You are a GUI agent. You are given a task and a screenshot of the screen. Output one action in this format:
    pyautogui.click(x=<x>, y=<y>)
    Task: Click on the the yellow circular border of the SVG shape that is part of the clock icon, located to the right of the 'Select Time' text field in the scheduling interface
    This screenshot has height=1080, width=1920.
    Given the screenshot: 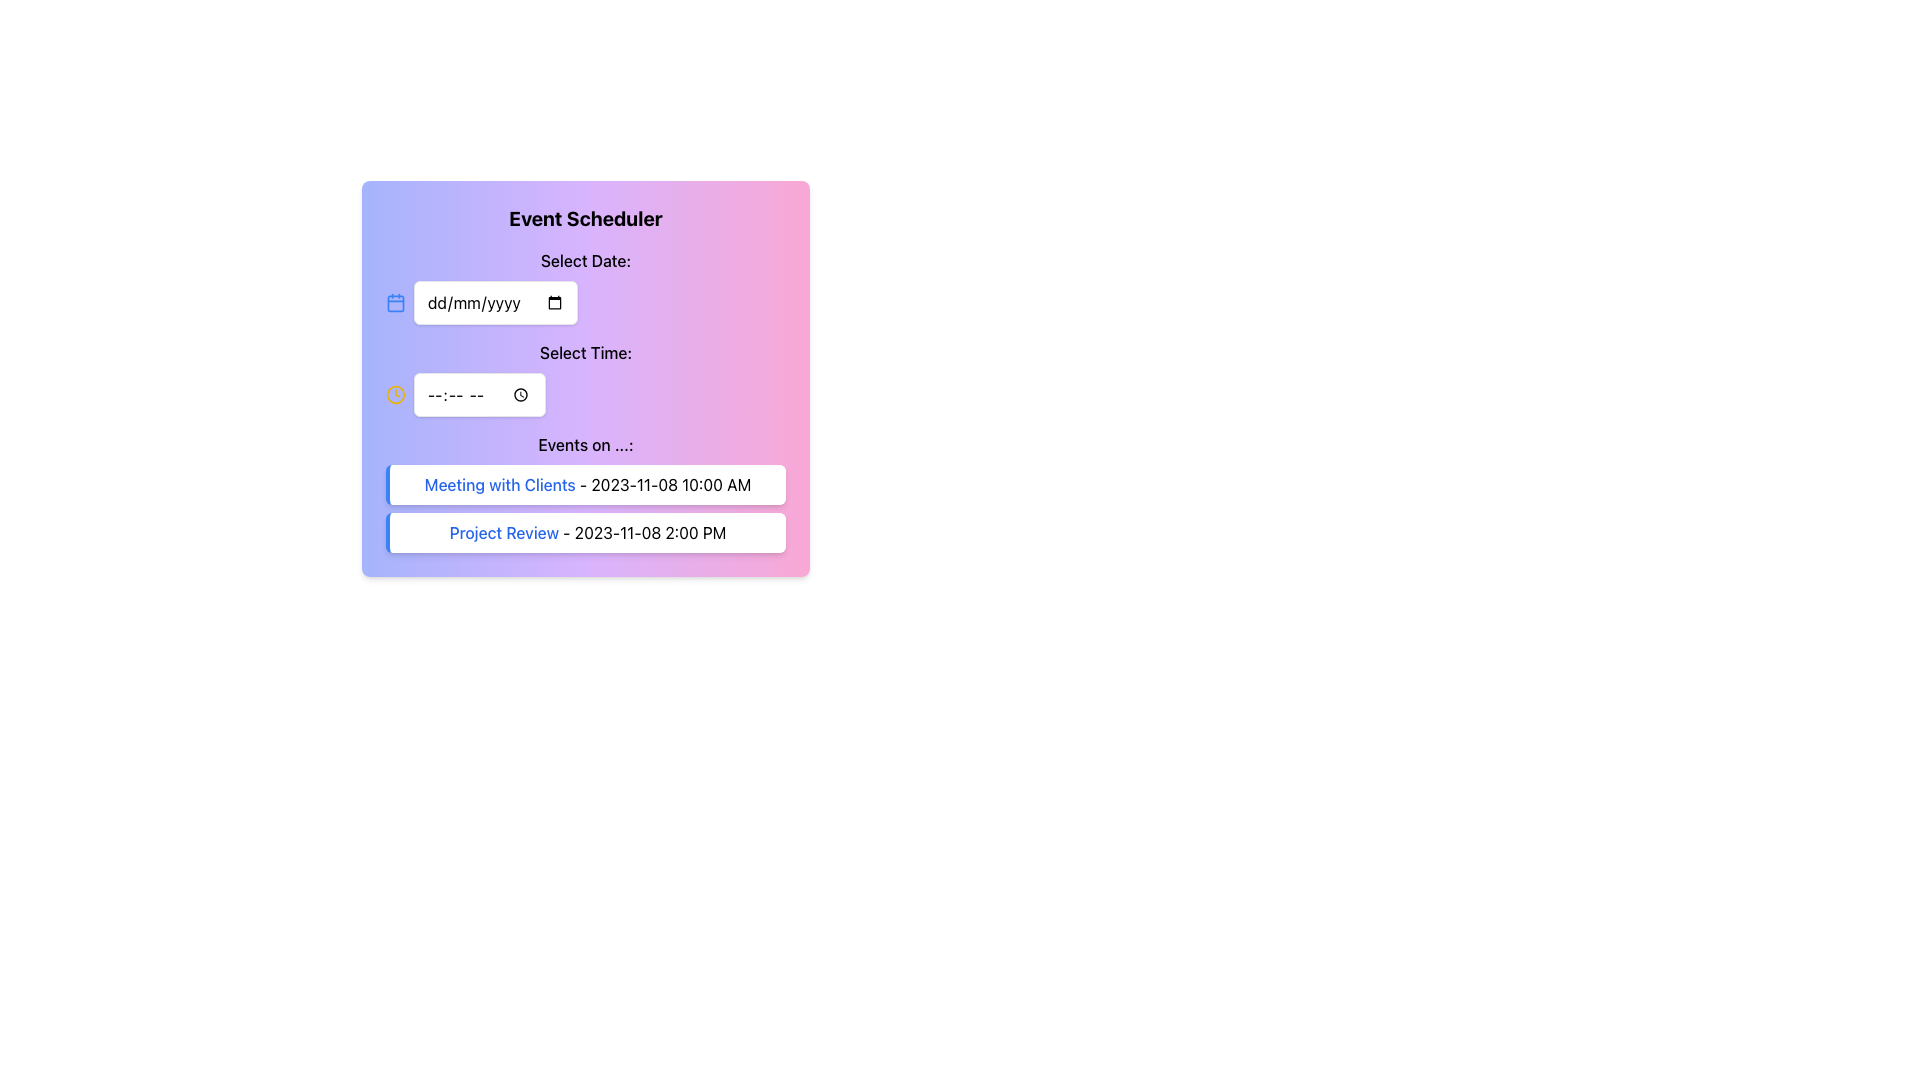 What is the action you would take?
    pyautogui.click(x=395, y=394)
    